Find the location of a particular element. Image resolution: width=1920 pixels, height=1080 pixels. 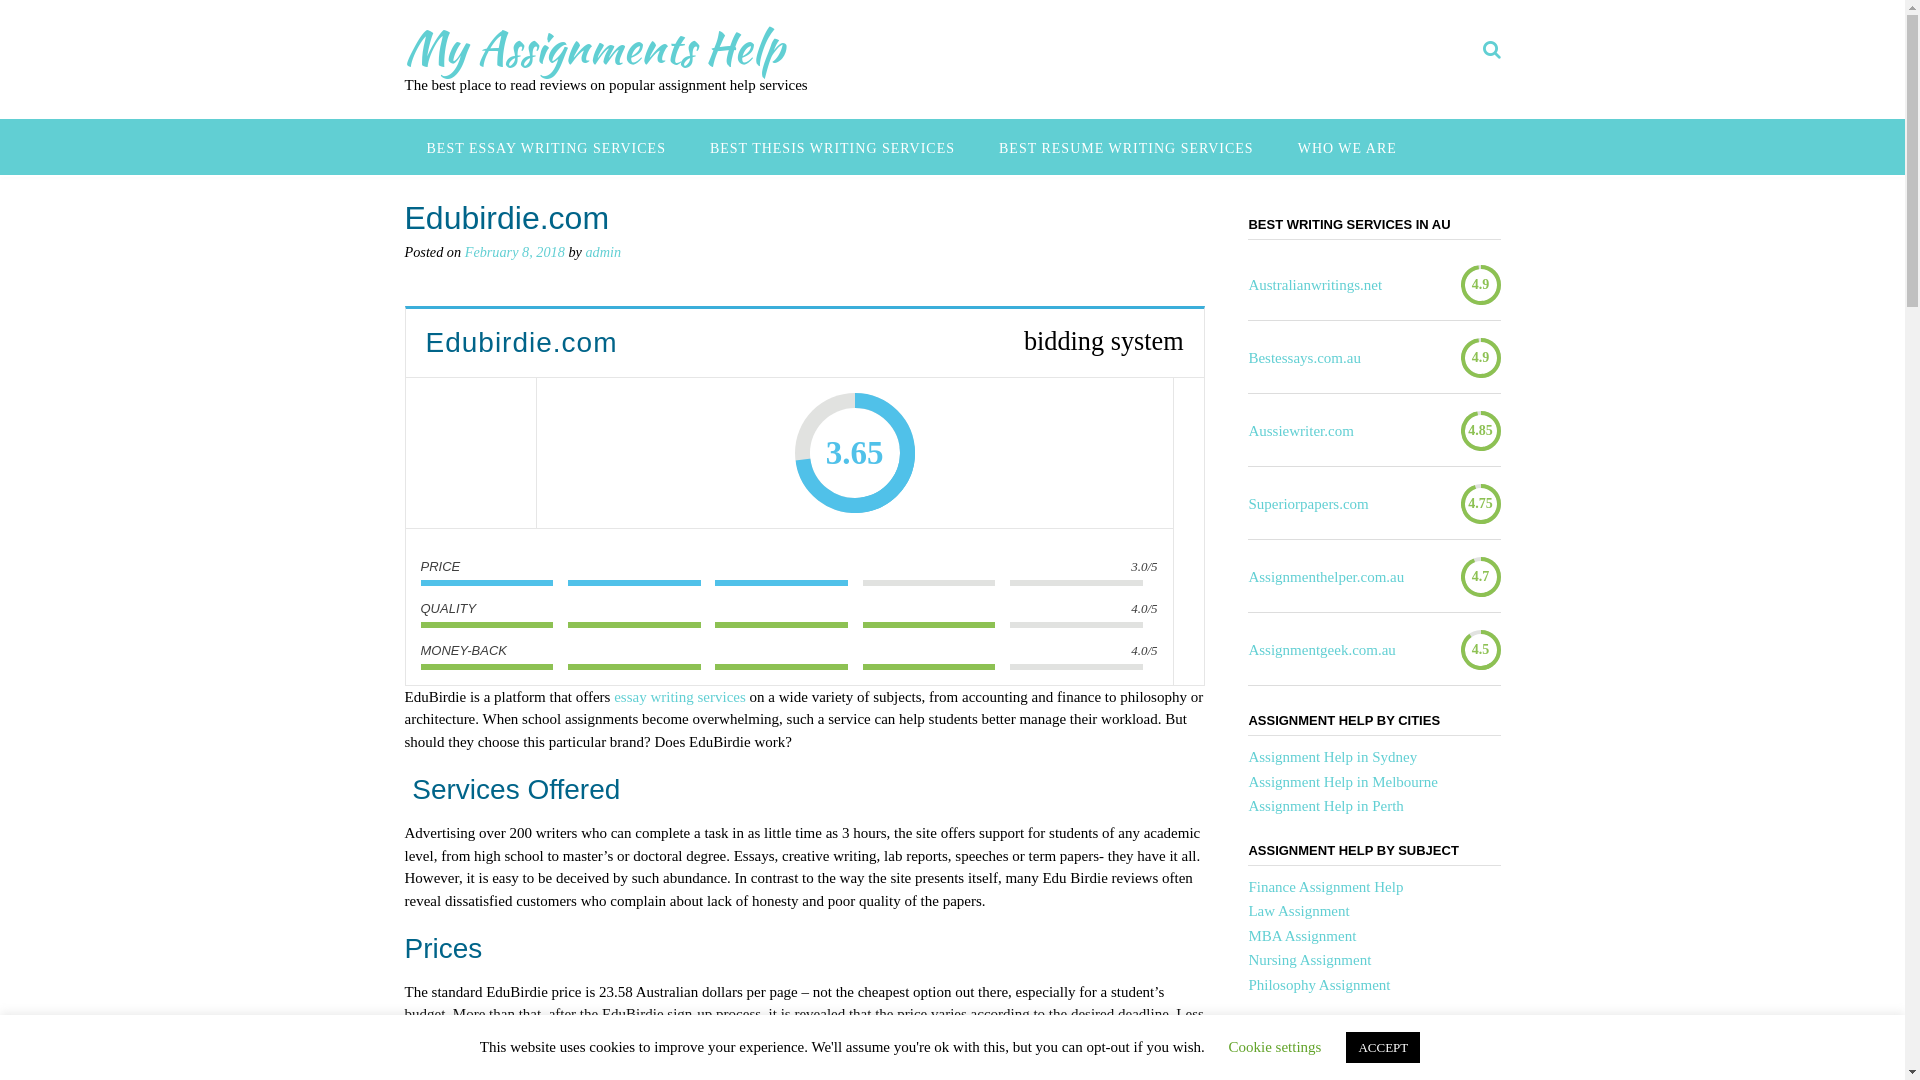

'Superiorpapers.com' is located at coordinates (1308, 503).